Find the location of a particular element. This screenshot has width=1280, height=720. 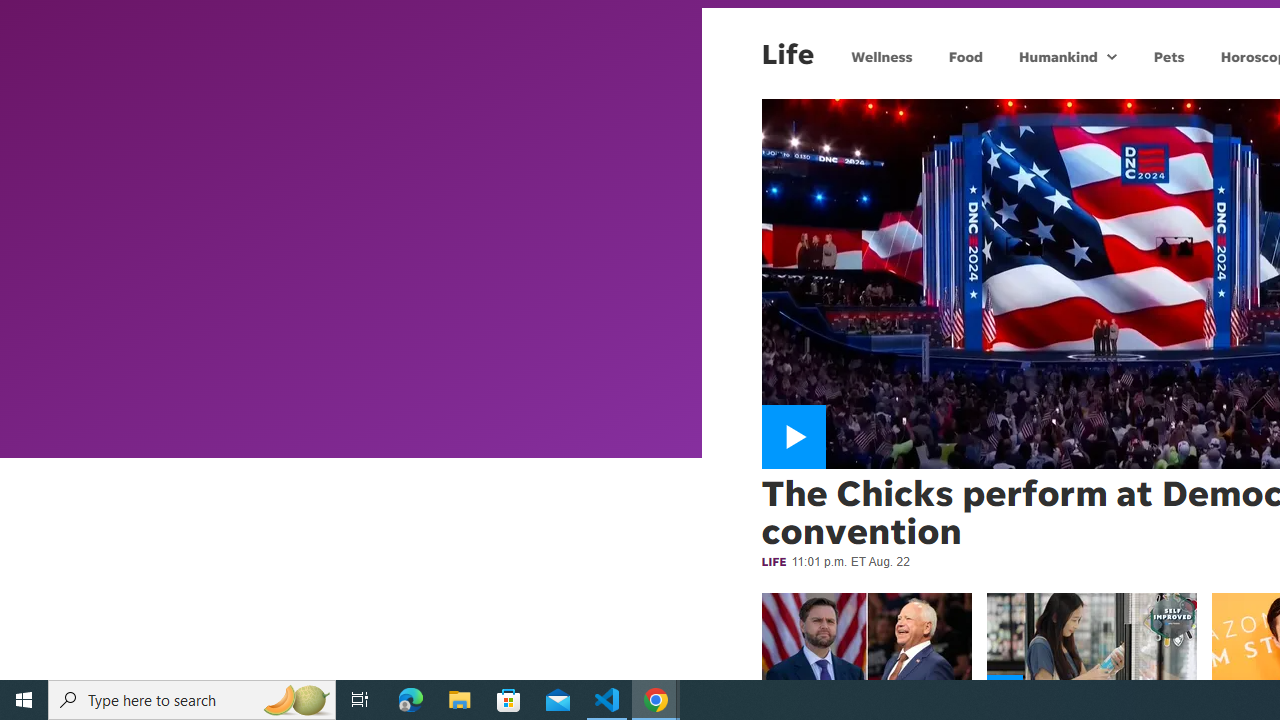

'Task View' is located at coordinates (359, 698).